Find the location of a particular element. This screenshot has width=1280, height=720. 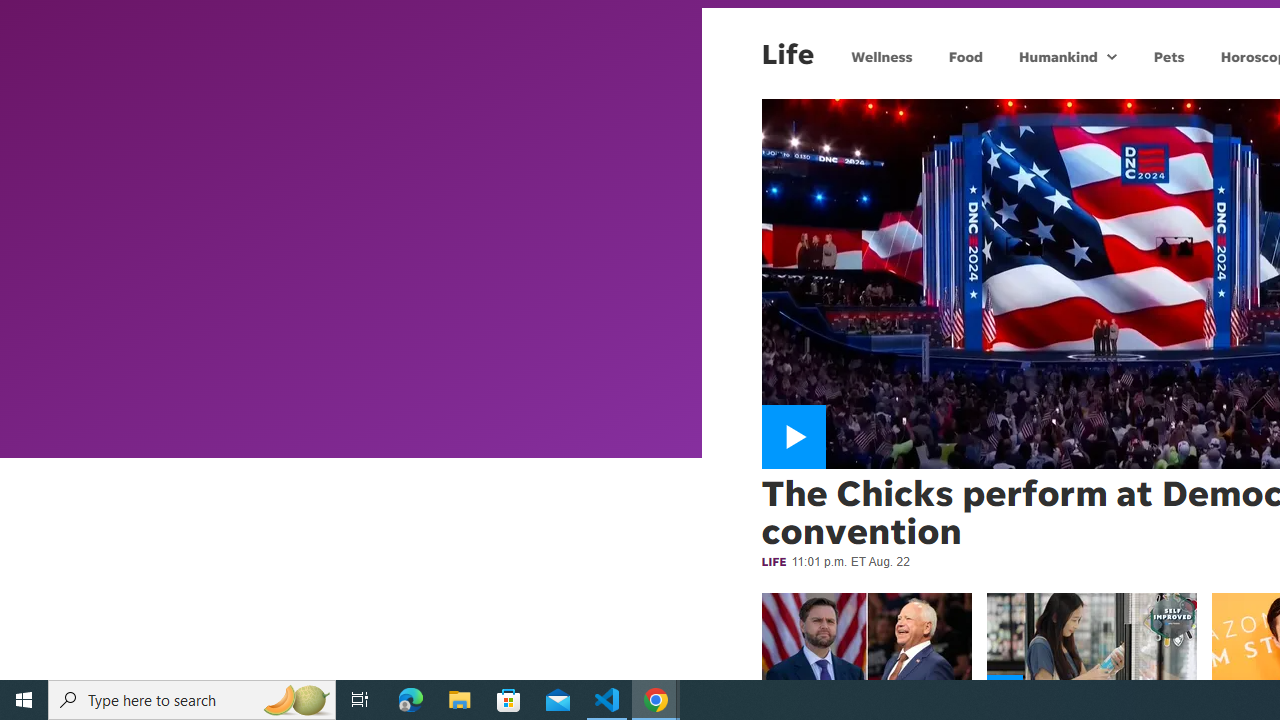

'Task View' is located at coordinates (359, 698).